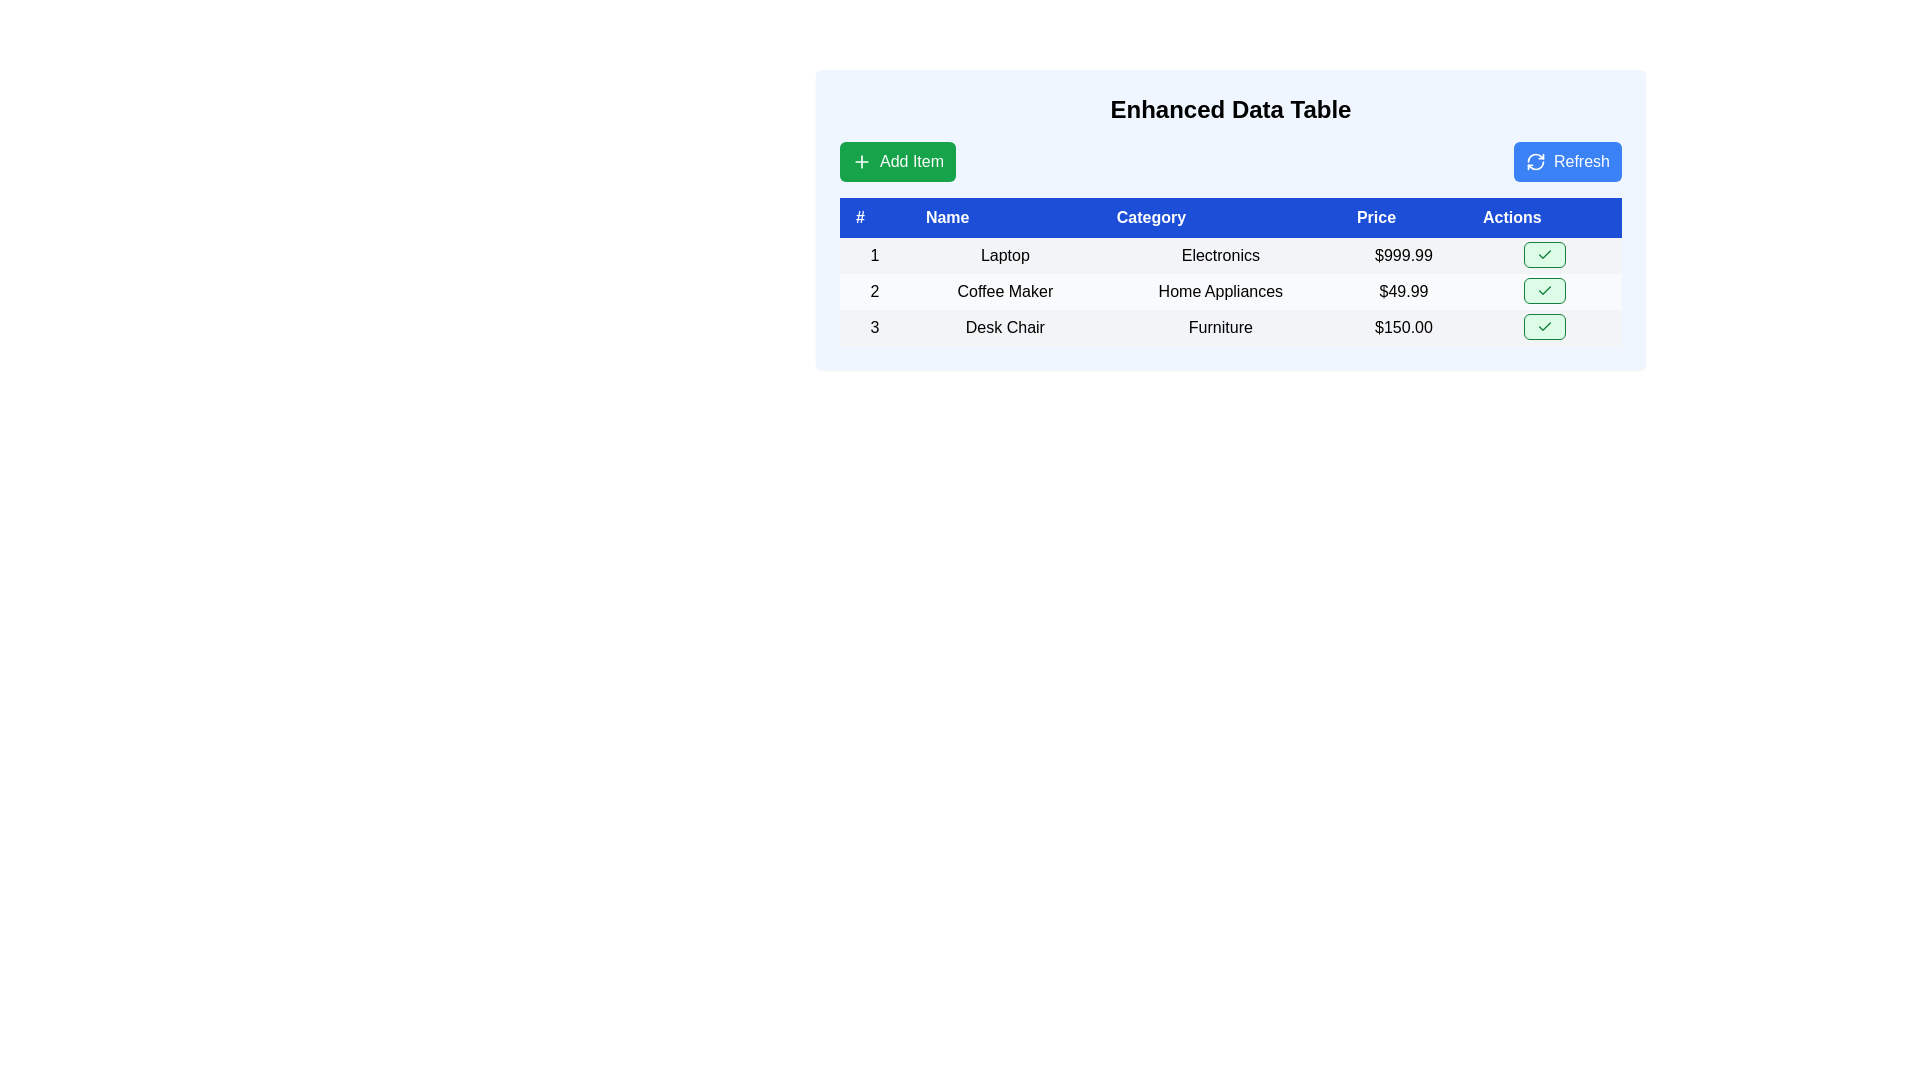 This screenshot has width=1920, height=1080. I want to click on the individual cells within the third row of the table containing values '3', 'Desk Chair', 'Furniture', and '$150.00', so click(1229, 326).